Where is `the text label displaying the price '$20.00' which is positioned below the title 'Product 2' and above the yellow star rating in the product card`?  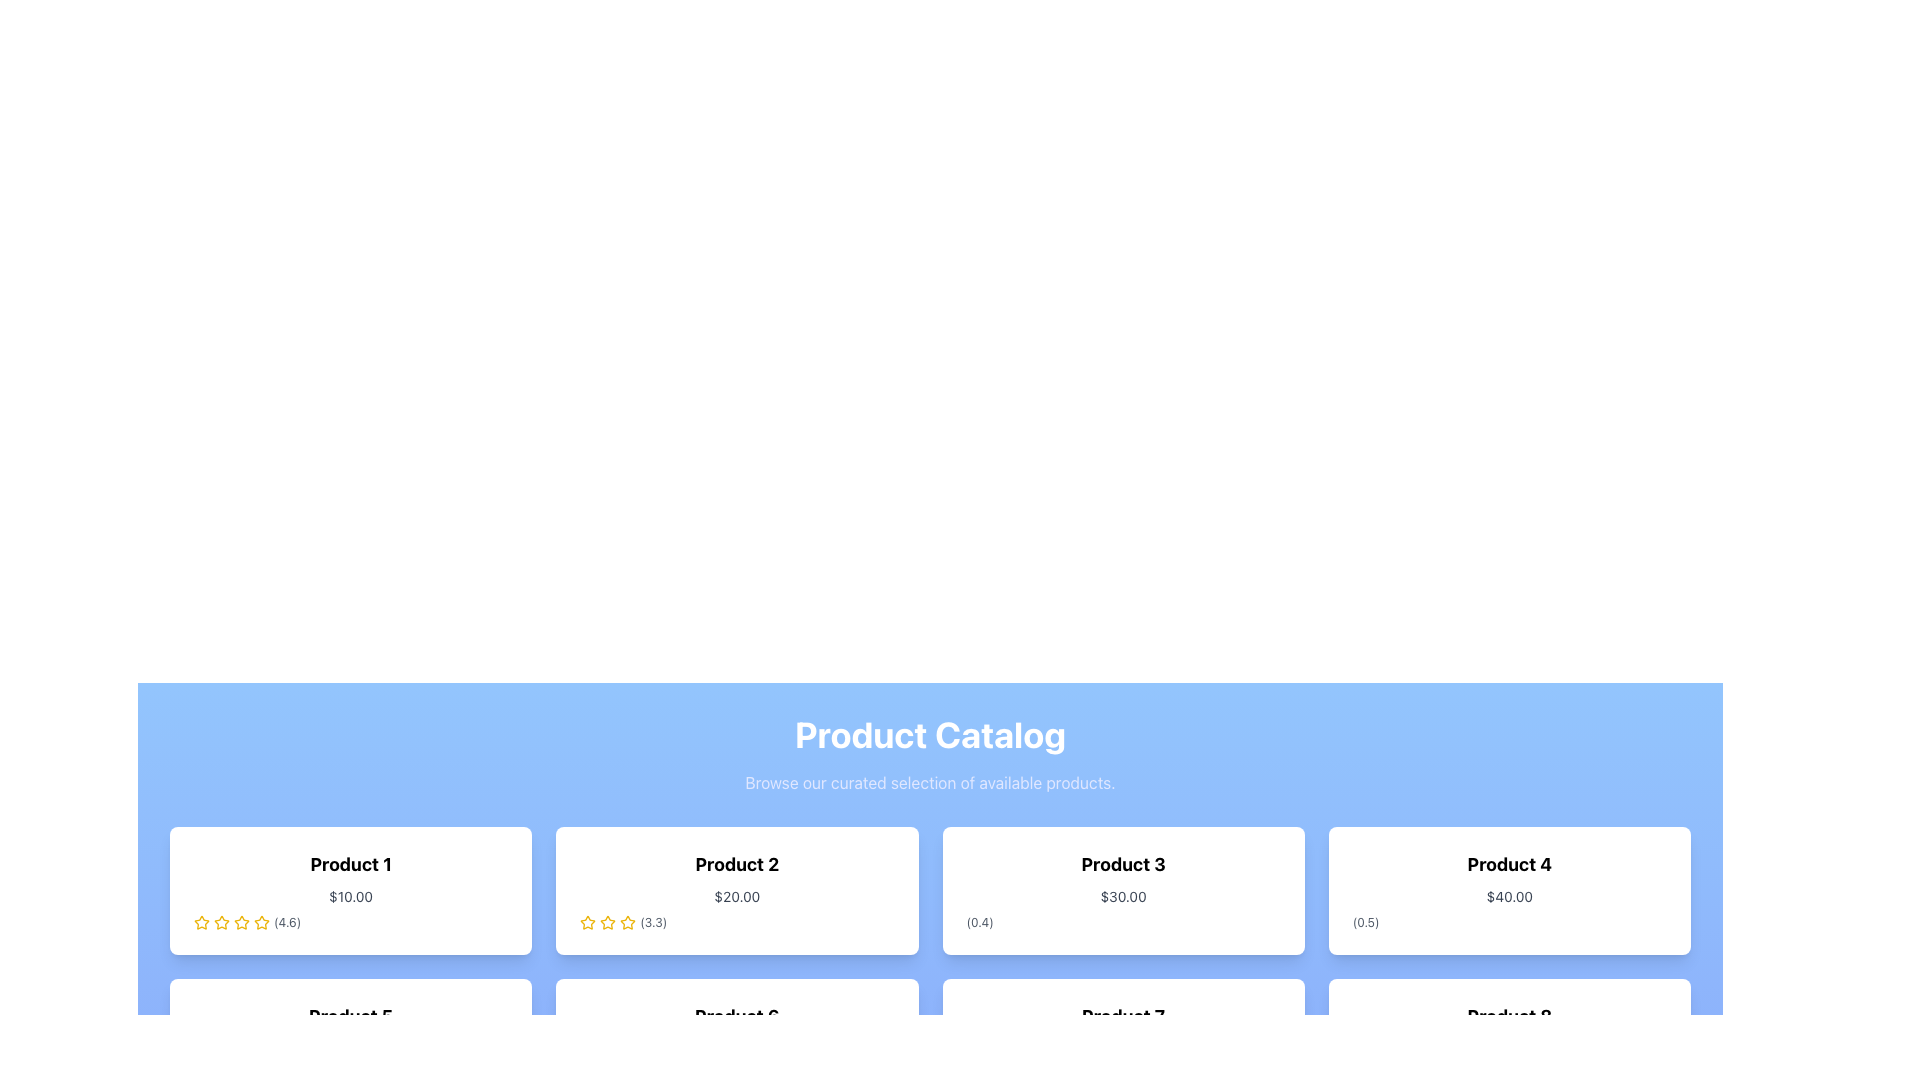
the text label displaying the price '$20.00' which is positioned below the title 'Product 2' and above the yellow star rating in the product card is located at coordinates (736, 896).